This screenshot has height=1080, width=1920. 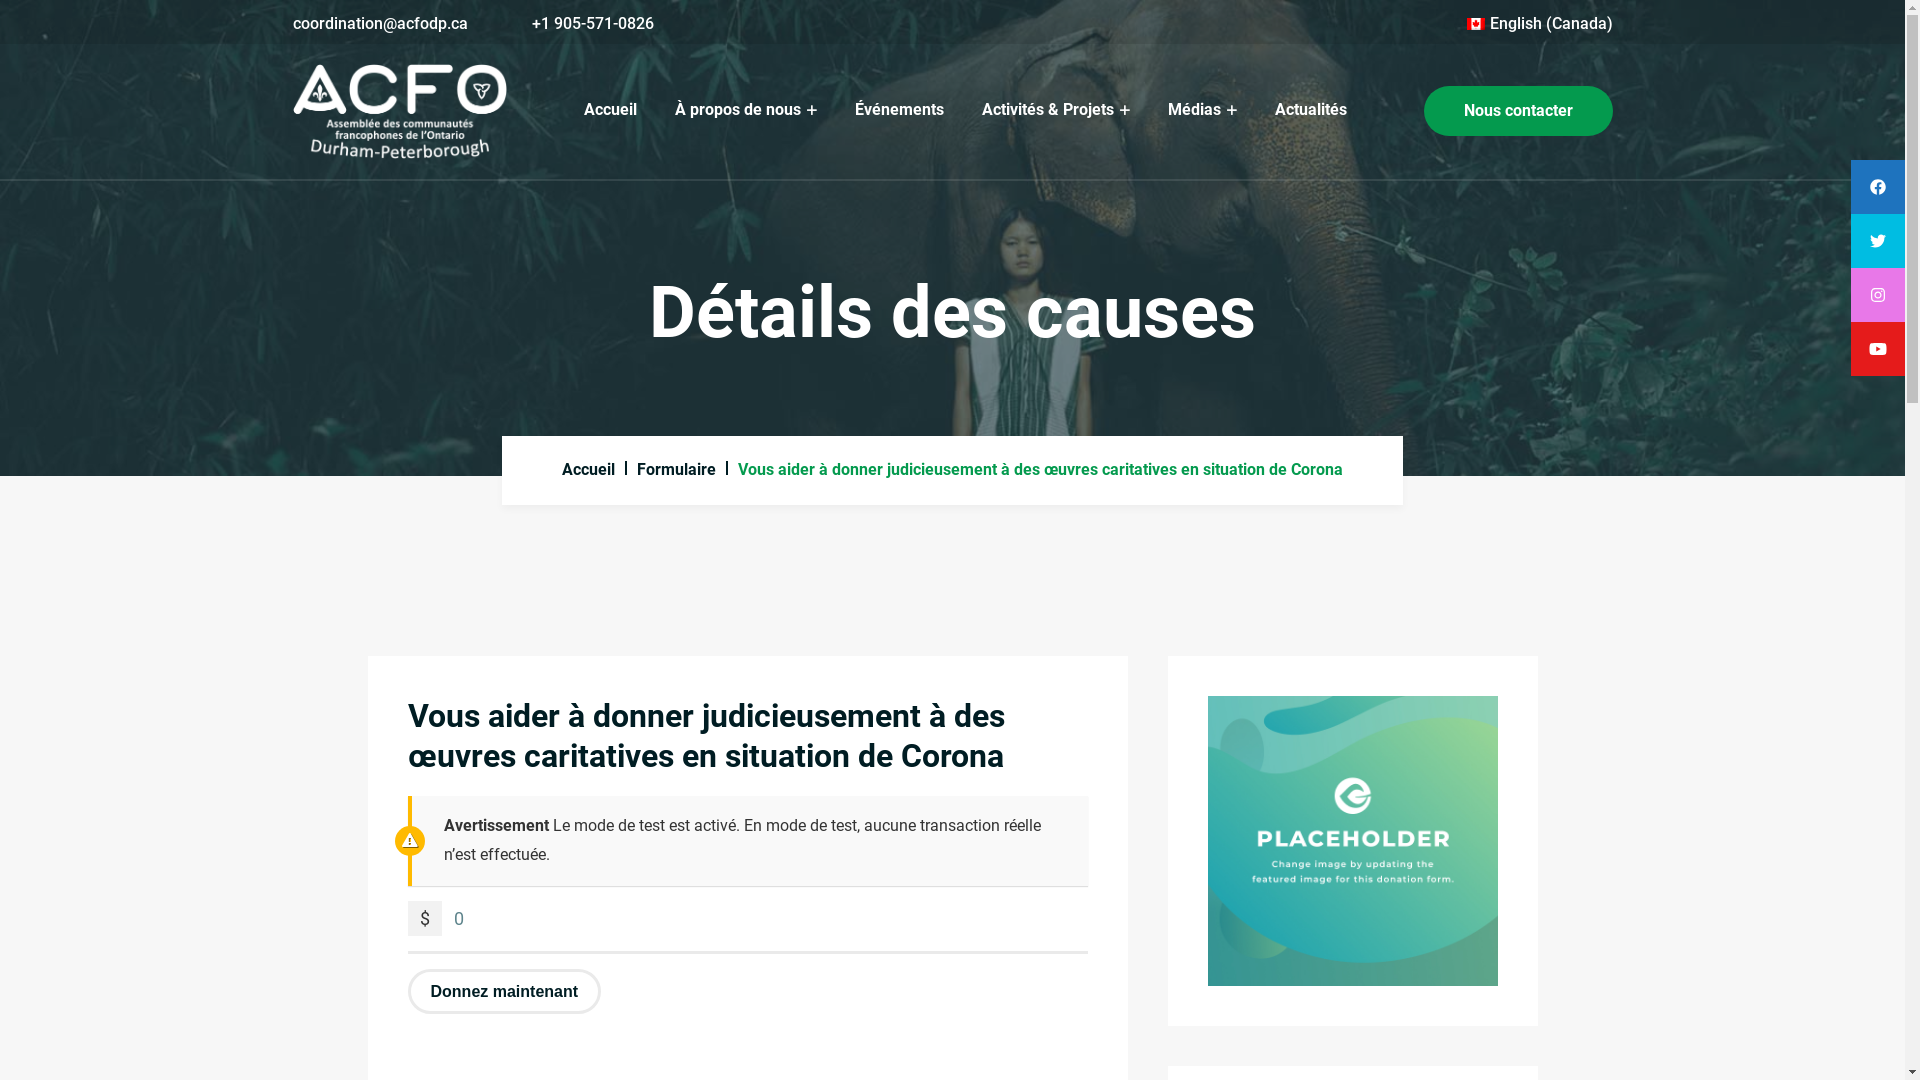 What do you see at coordinates (504, 991) in the screenshot?
I see `'Donnez maintenant'` at bounding box center [504, 991].